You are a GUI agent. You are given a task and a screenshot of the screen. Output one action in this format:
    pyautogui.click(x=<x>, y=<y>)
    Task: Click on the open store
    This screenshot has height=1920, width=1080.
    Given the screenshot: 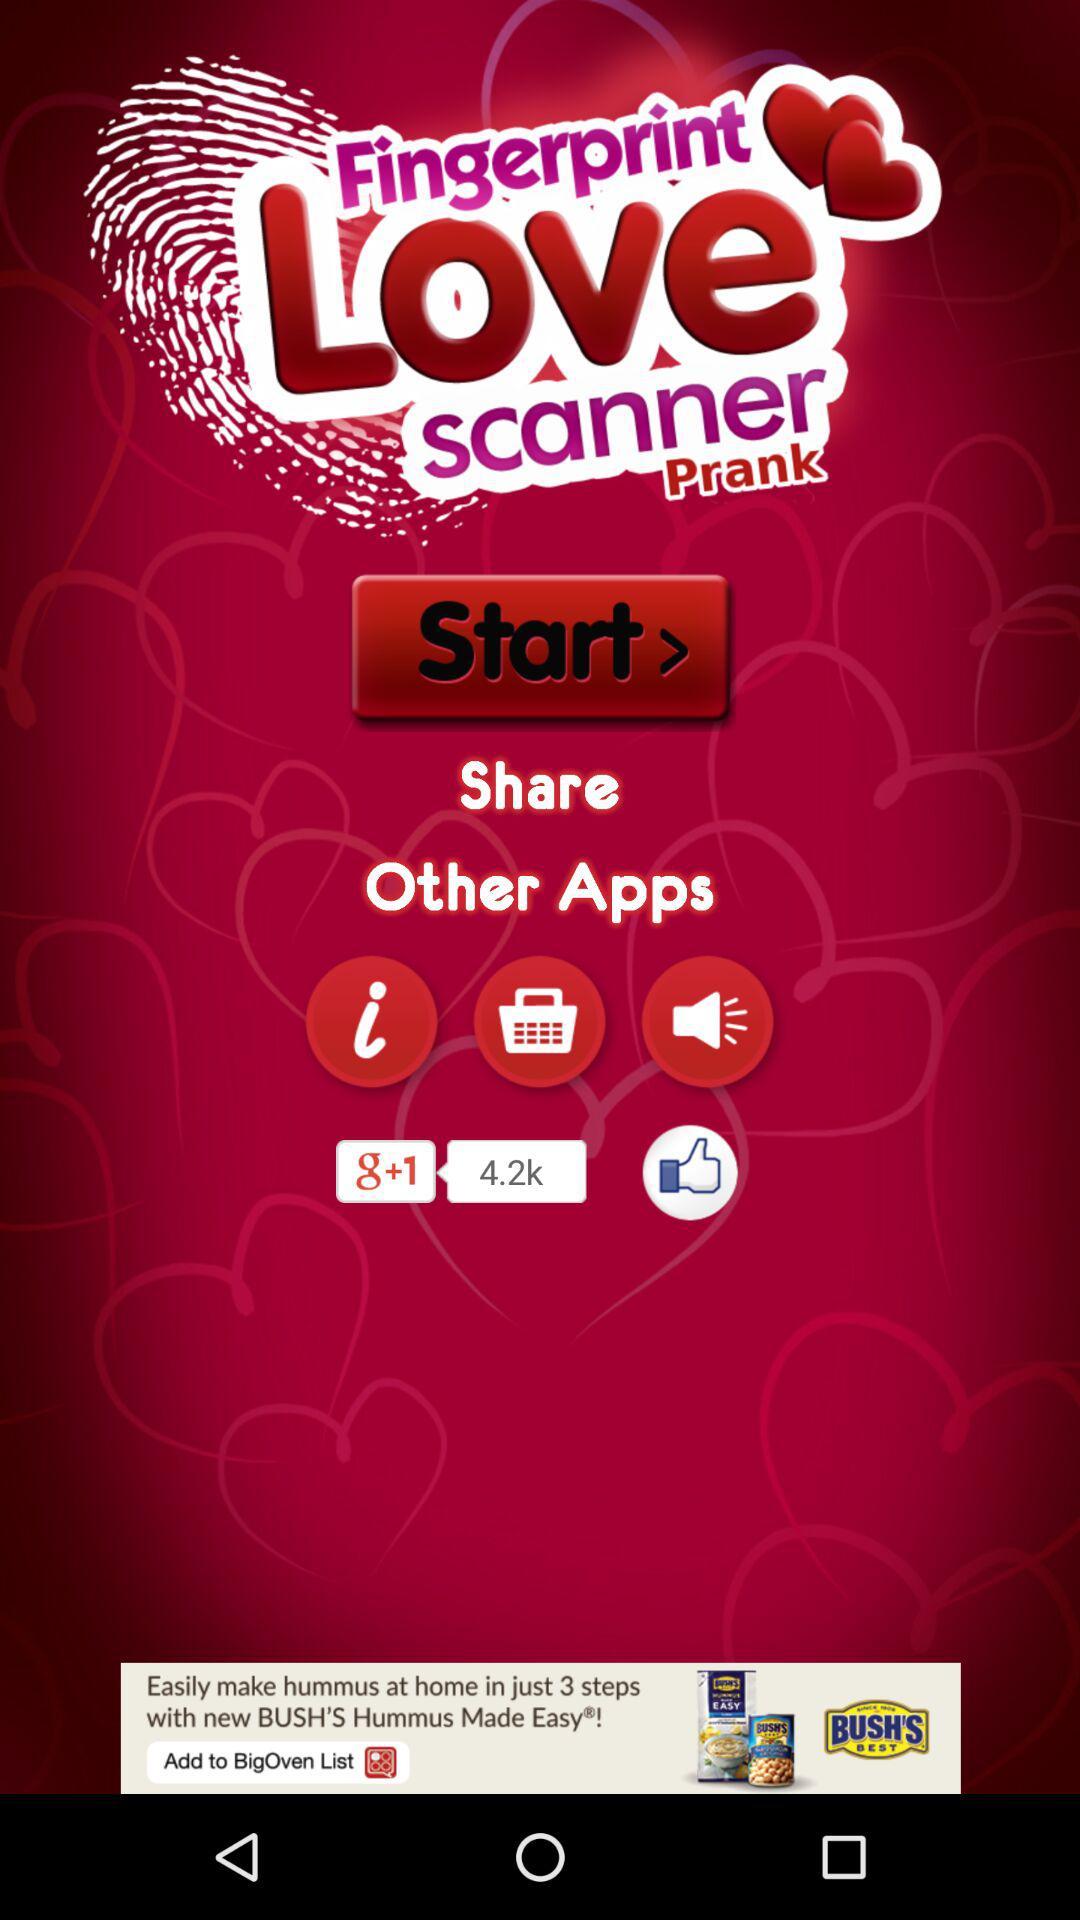 What is the action you would take?
    pyautogui.click(x=540, y=1021)
    